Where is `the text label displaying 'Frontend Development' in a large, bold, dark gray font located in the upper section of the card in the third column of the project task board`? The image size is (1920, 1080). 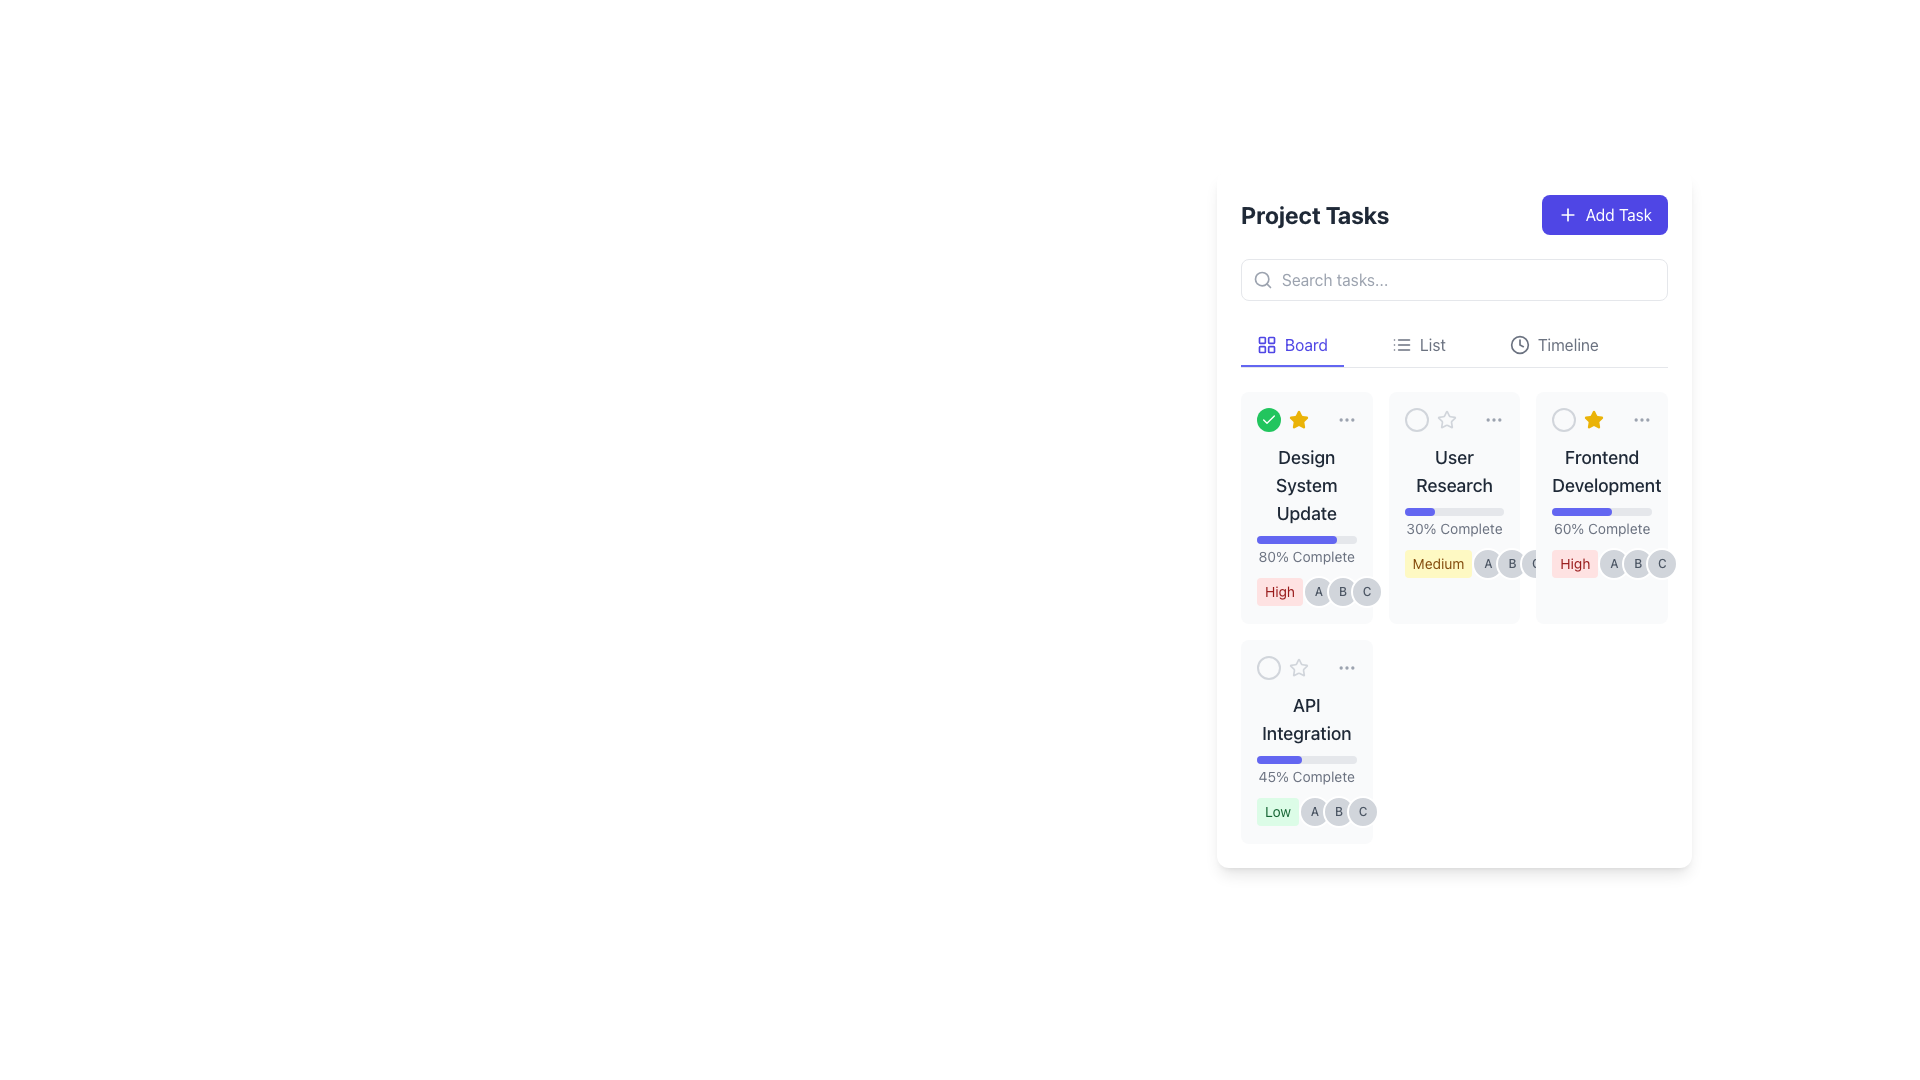
the text label displaying 'Frontend Development' in a large, bold, dark gray font located in the upper section of the card in the third column of the project task board is located at coordinates (1602, 471).